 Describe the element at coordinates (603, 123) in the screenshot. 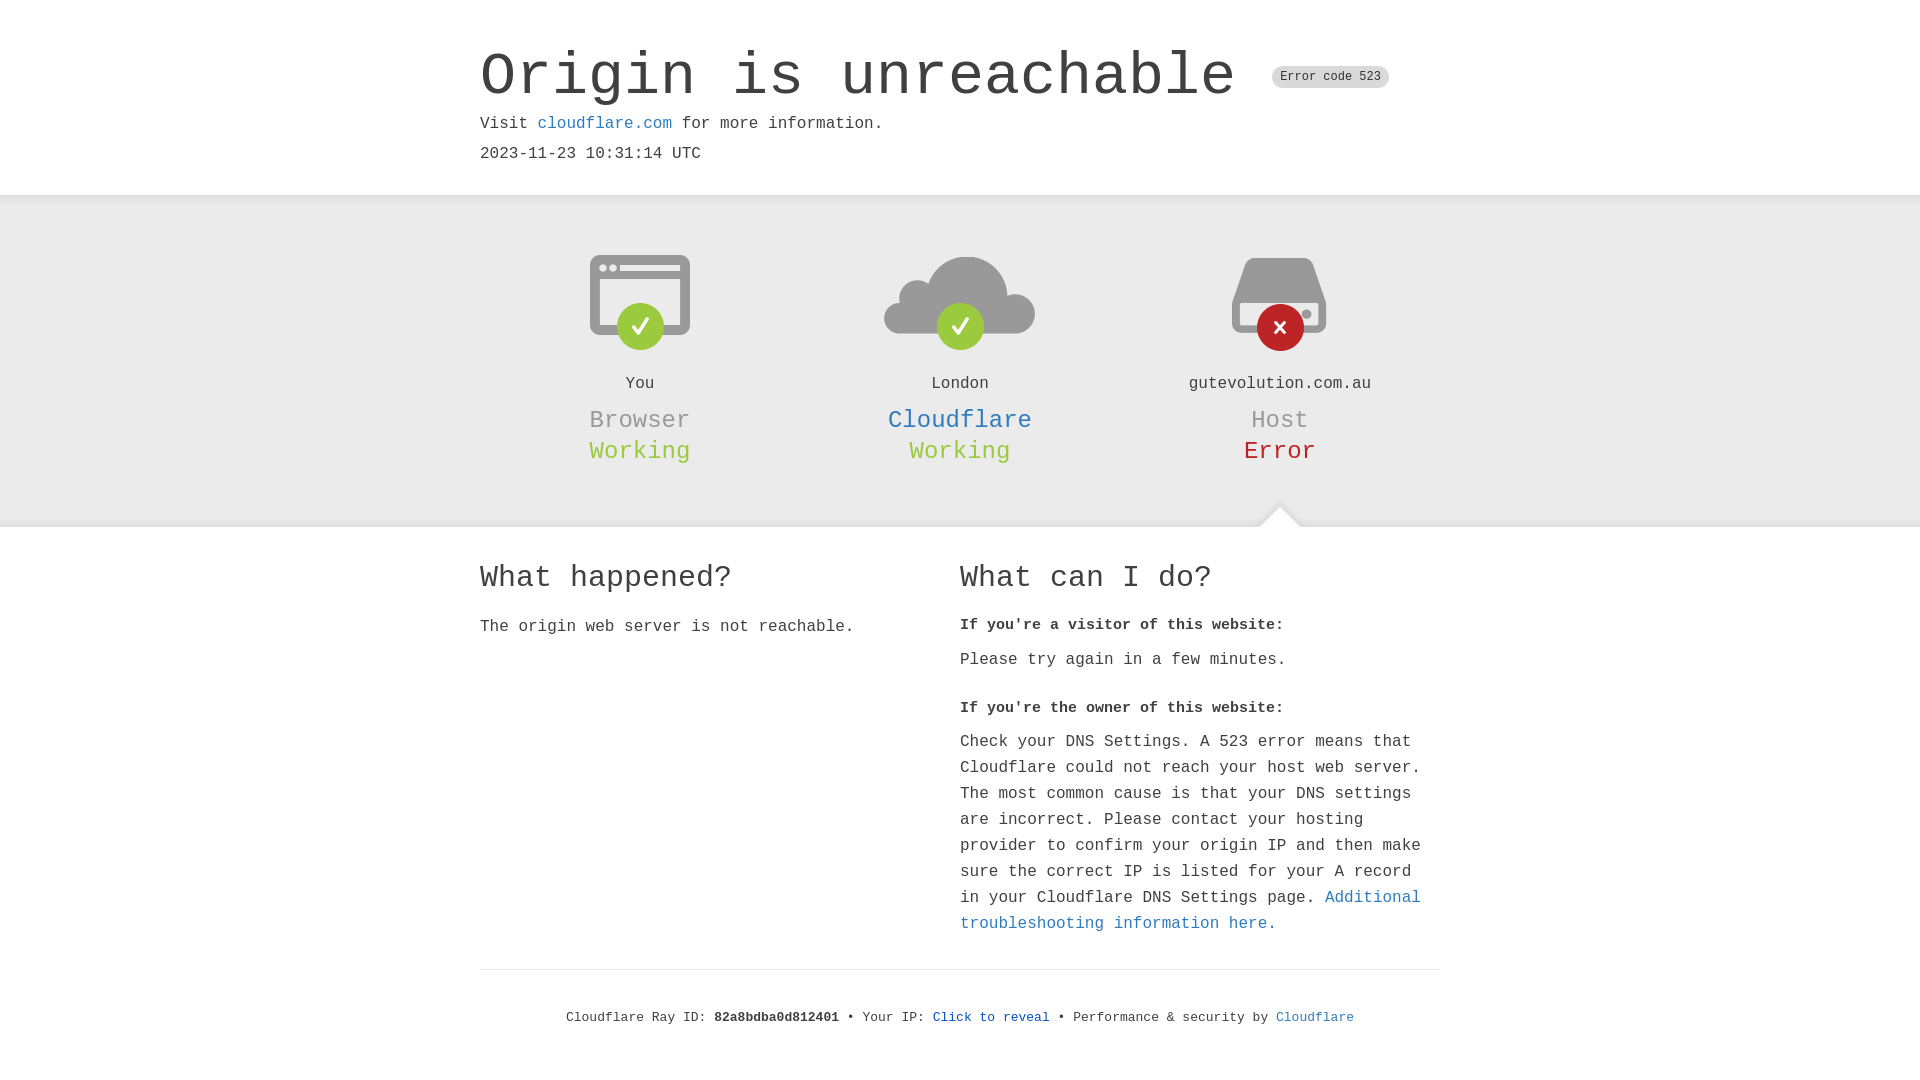

I see `'cloudflare.com'` at that location.